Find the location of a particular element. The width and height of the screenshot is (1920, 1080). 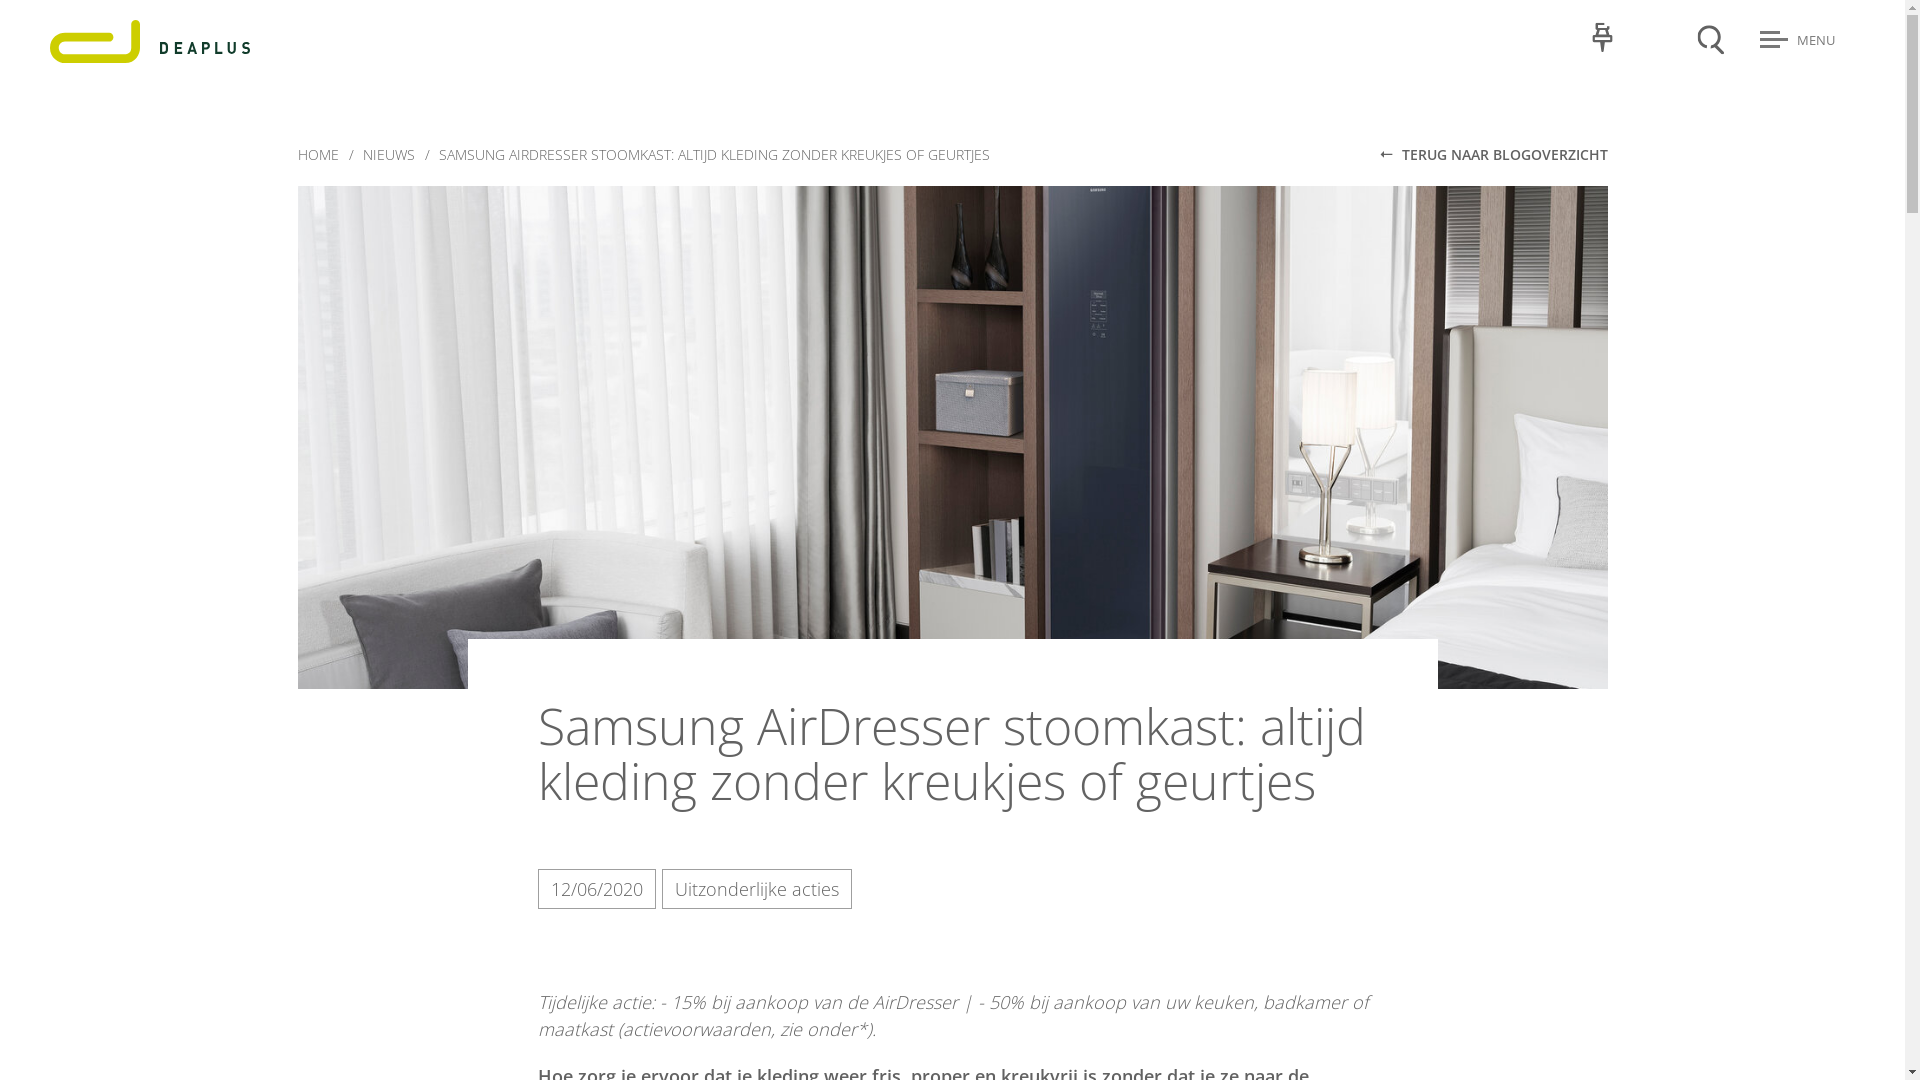

'HOME' is located at coordinates (317, 153).